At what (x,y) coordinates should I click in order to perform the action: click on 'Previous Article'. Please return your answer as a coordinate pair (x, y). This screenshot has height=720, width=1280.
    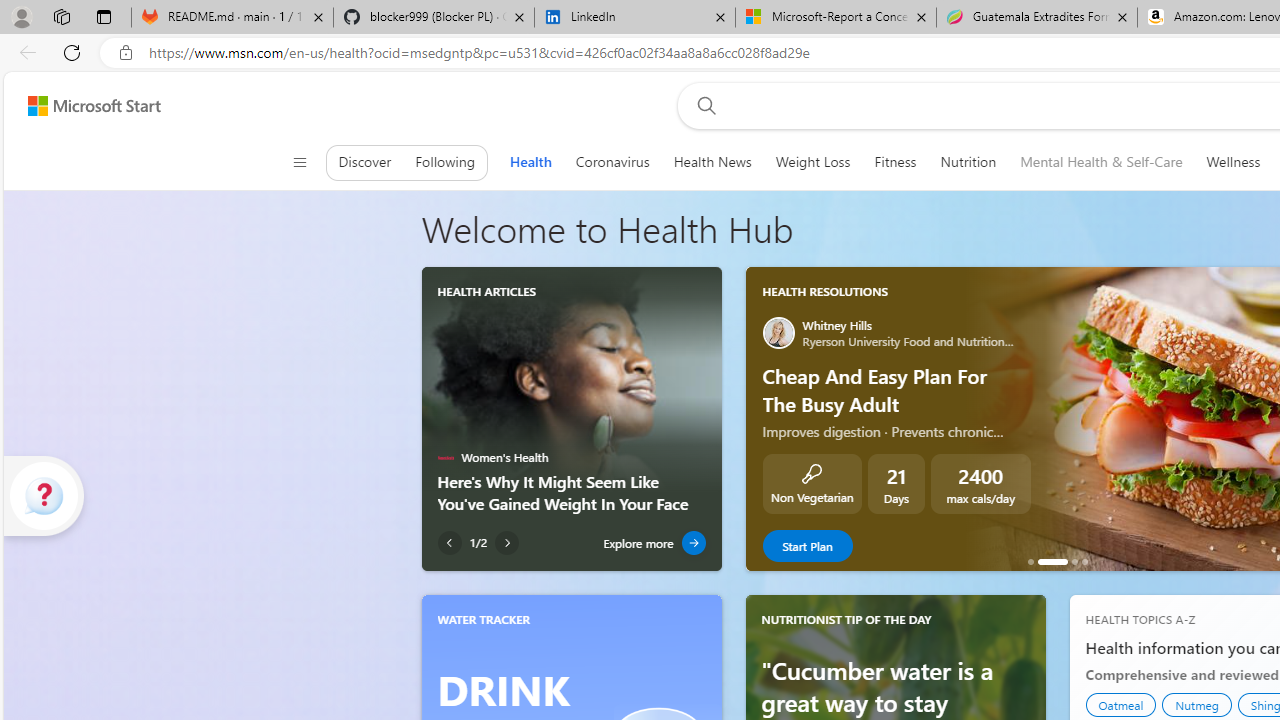
    Looking at the image, I should click on (448, 543).